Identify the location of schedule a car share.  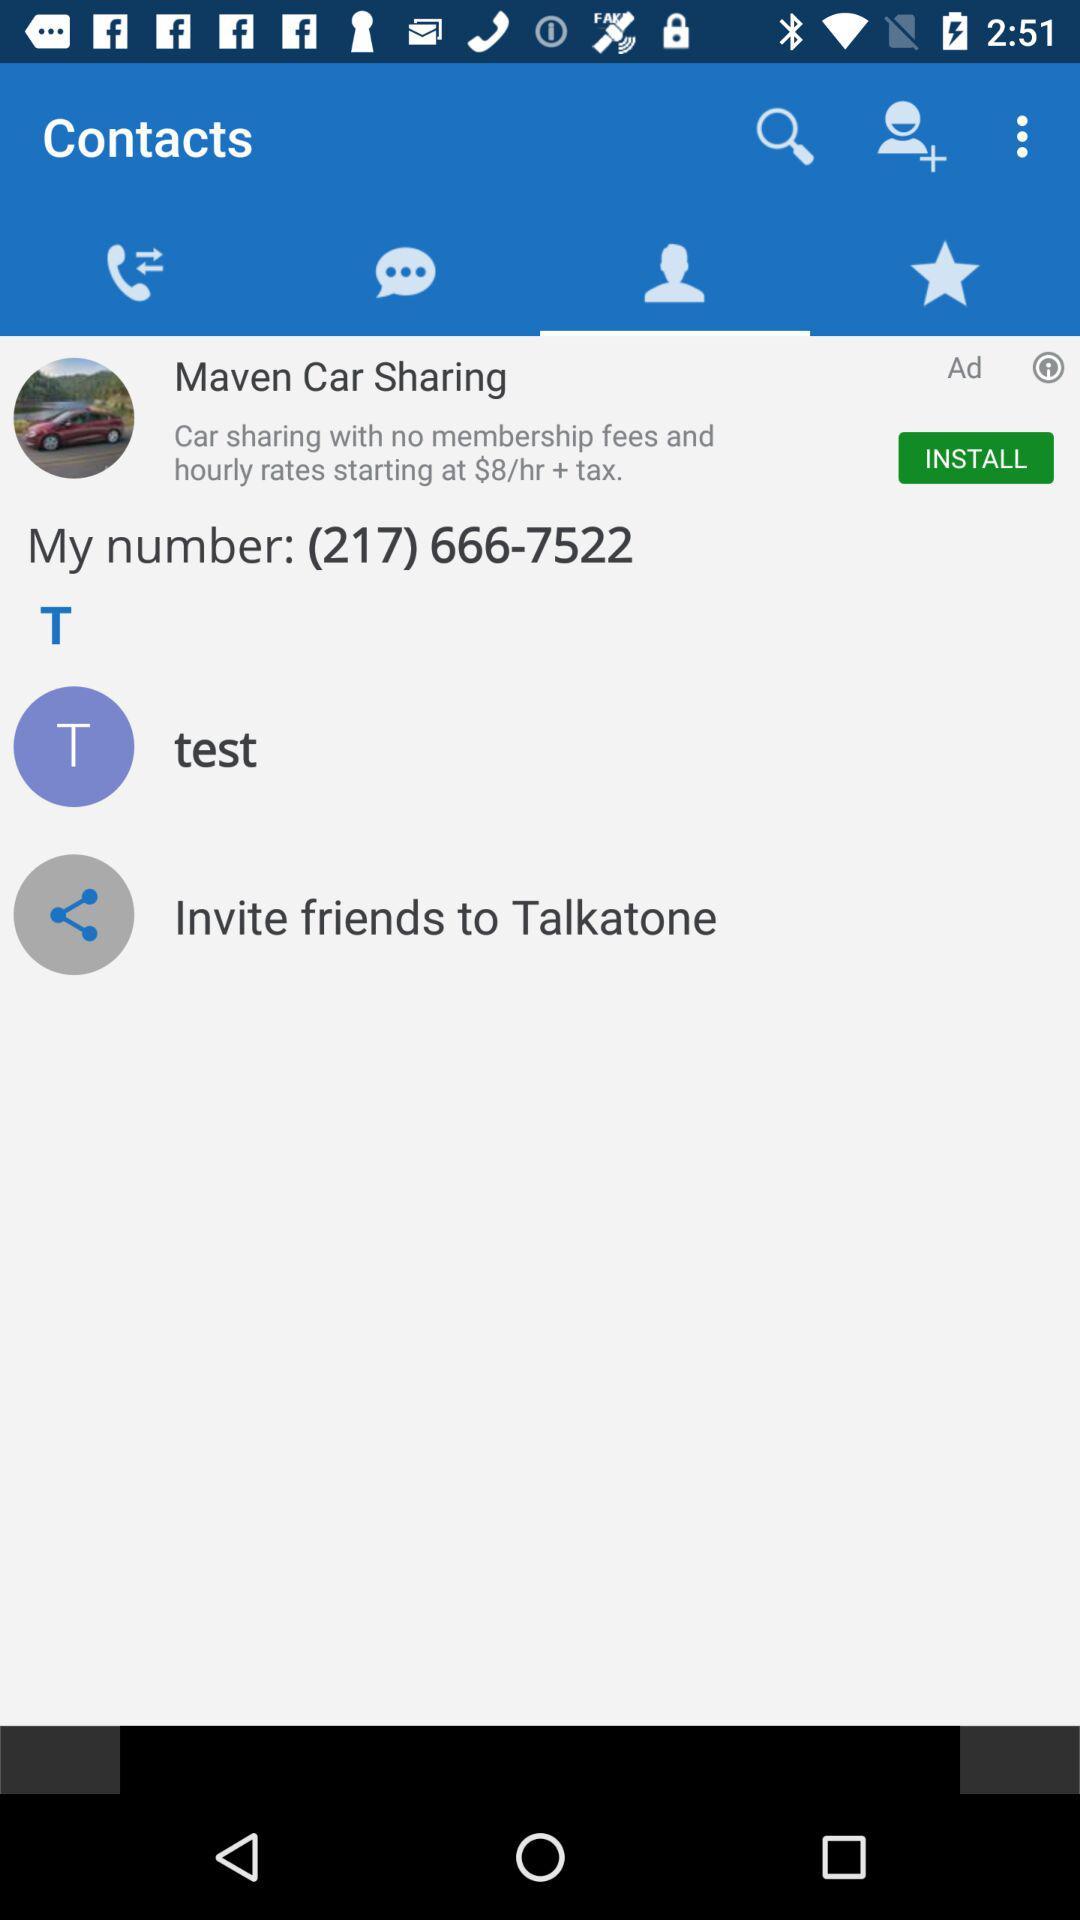
(72, 417).